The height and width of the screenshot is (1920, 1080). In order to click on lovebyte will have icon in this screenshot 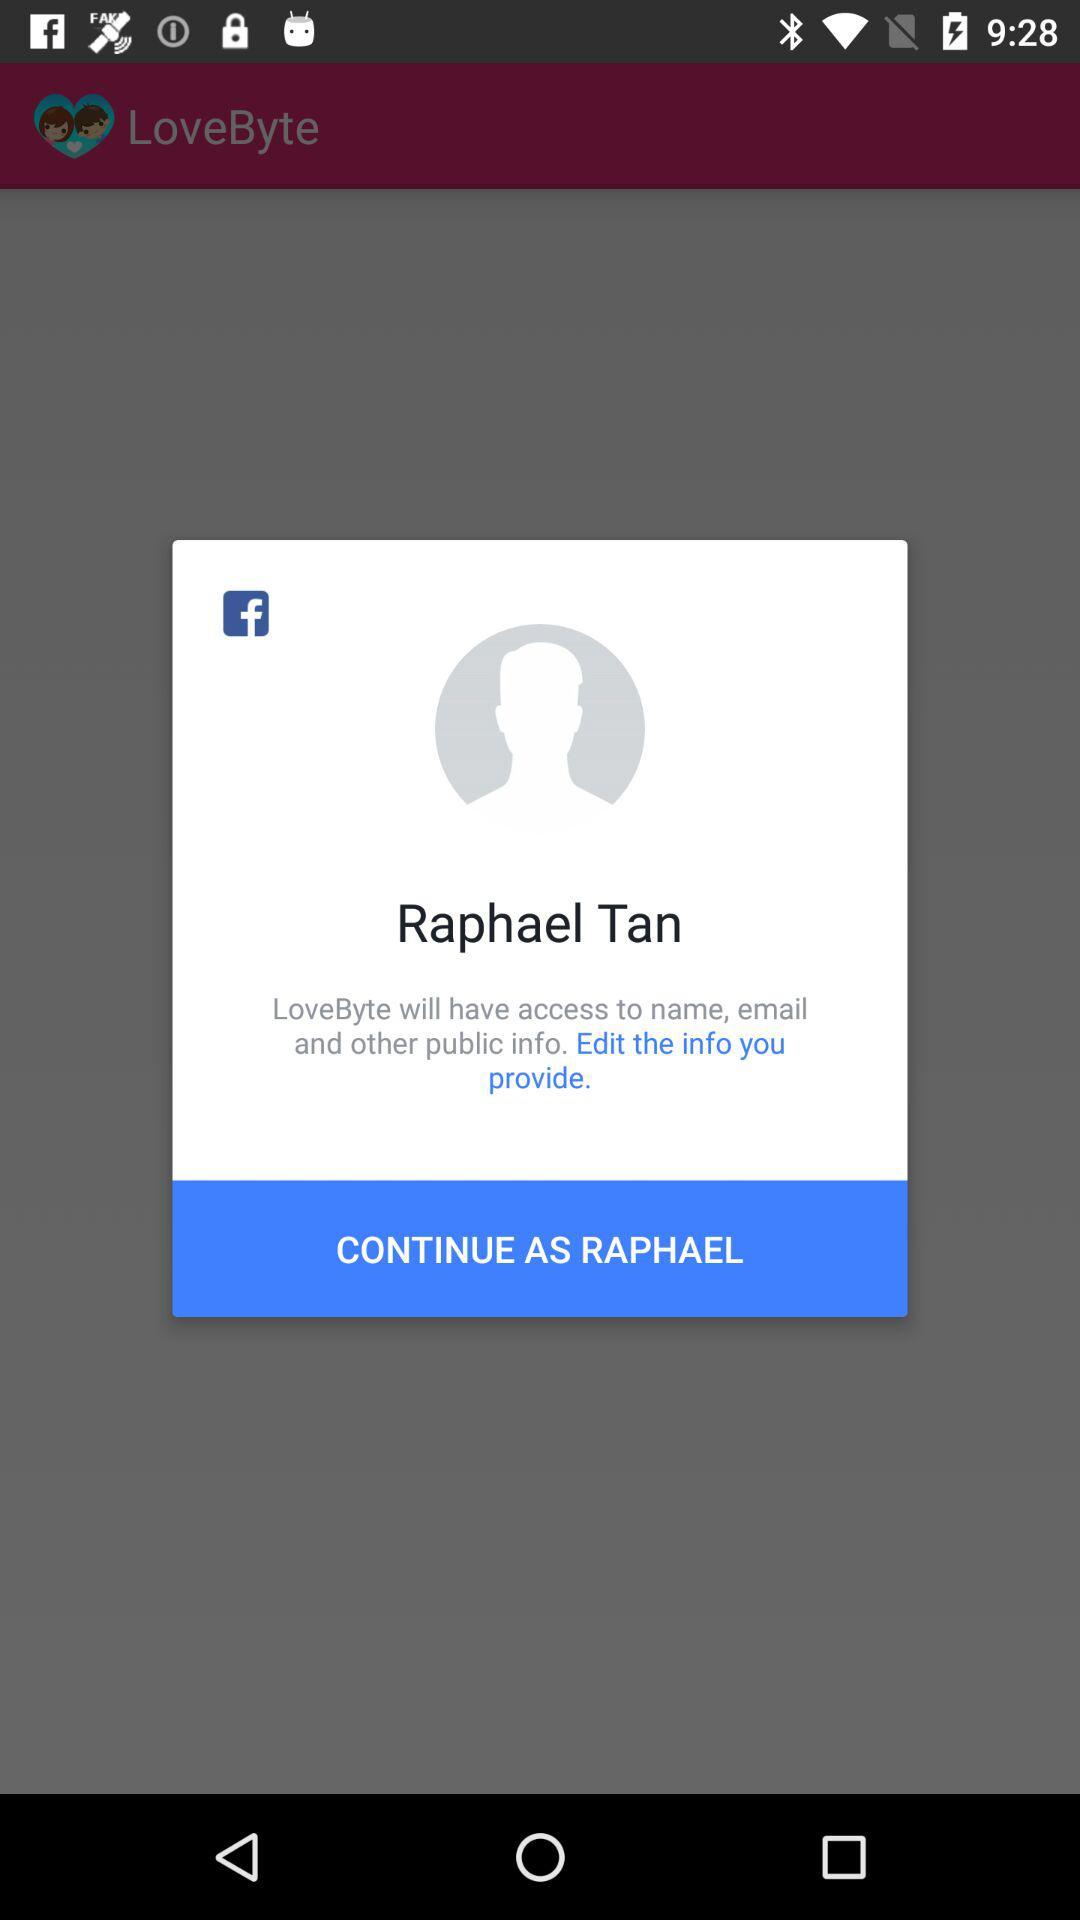, I will do `click(540, 1041)`.